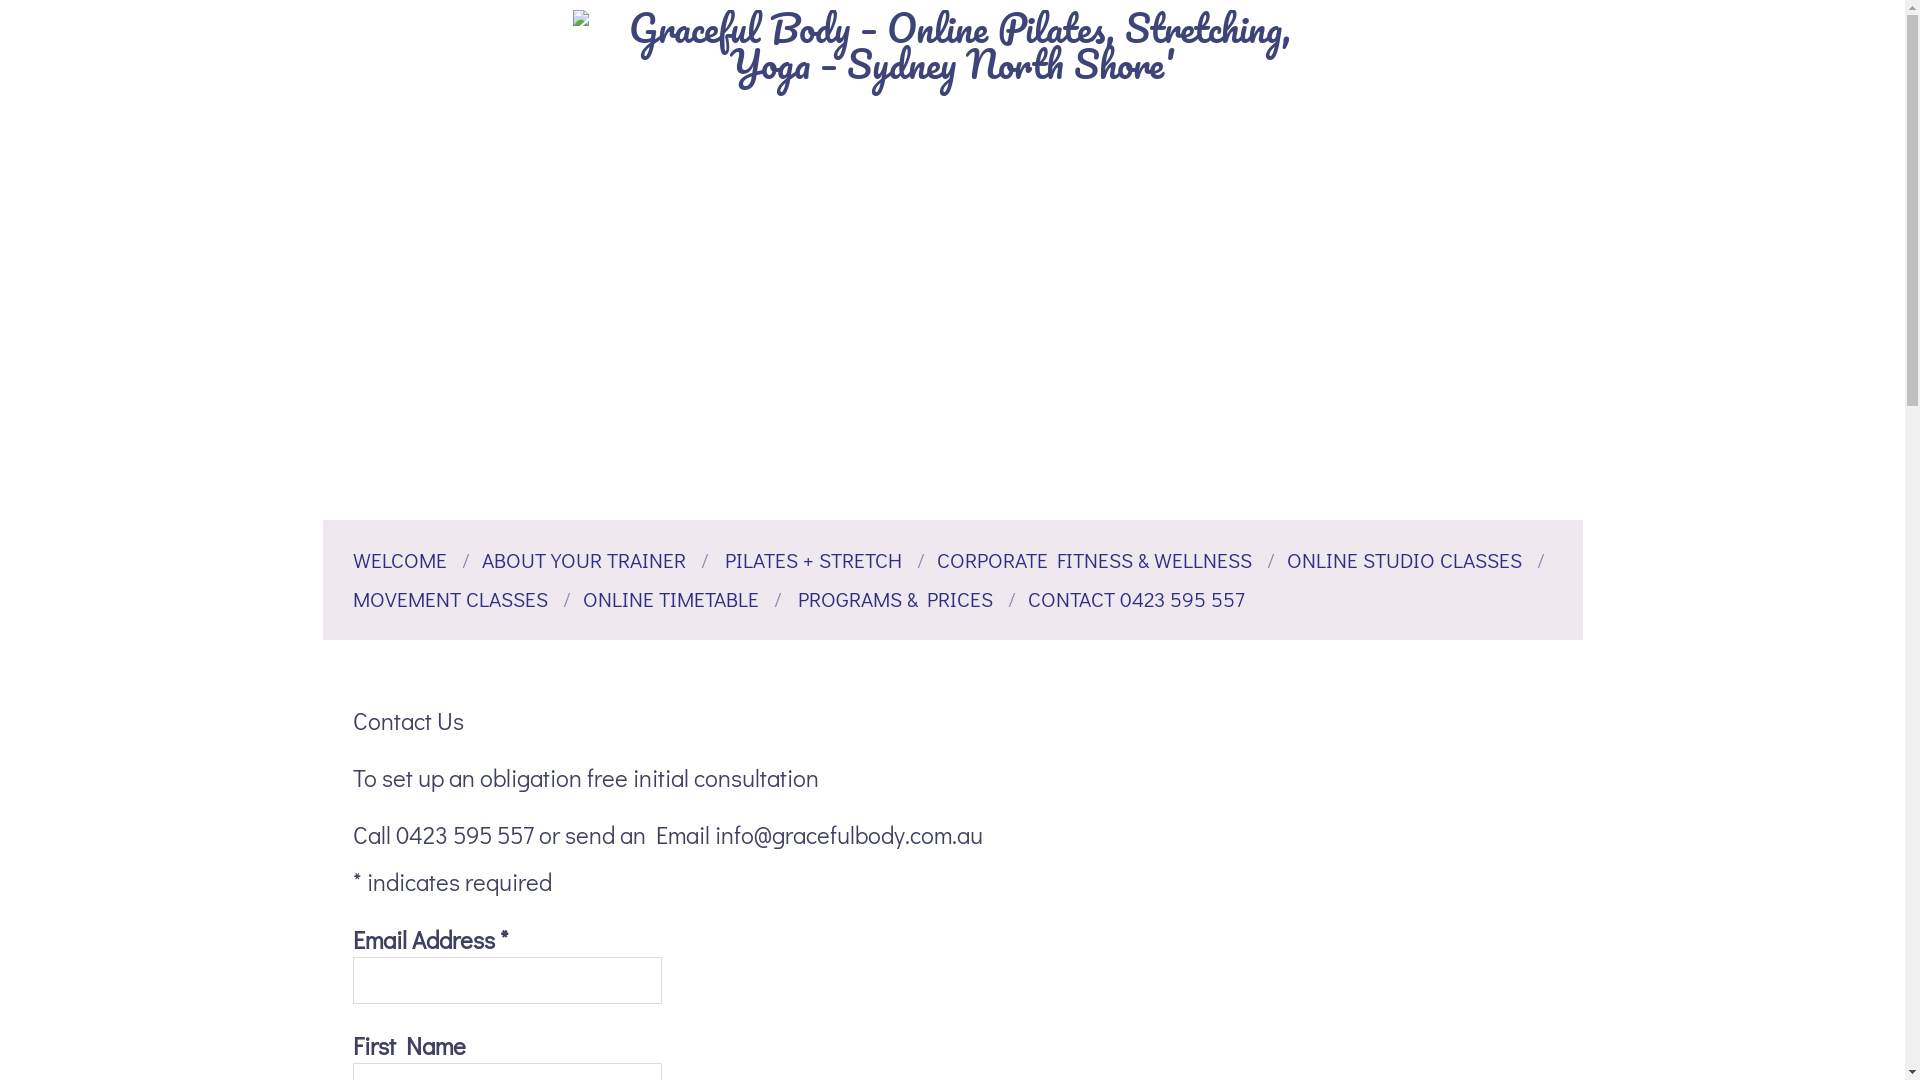  I want to click on 'MOVEMENT CLASSES', so click(351, 597).